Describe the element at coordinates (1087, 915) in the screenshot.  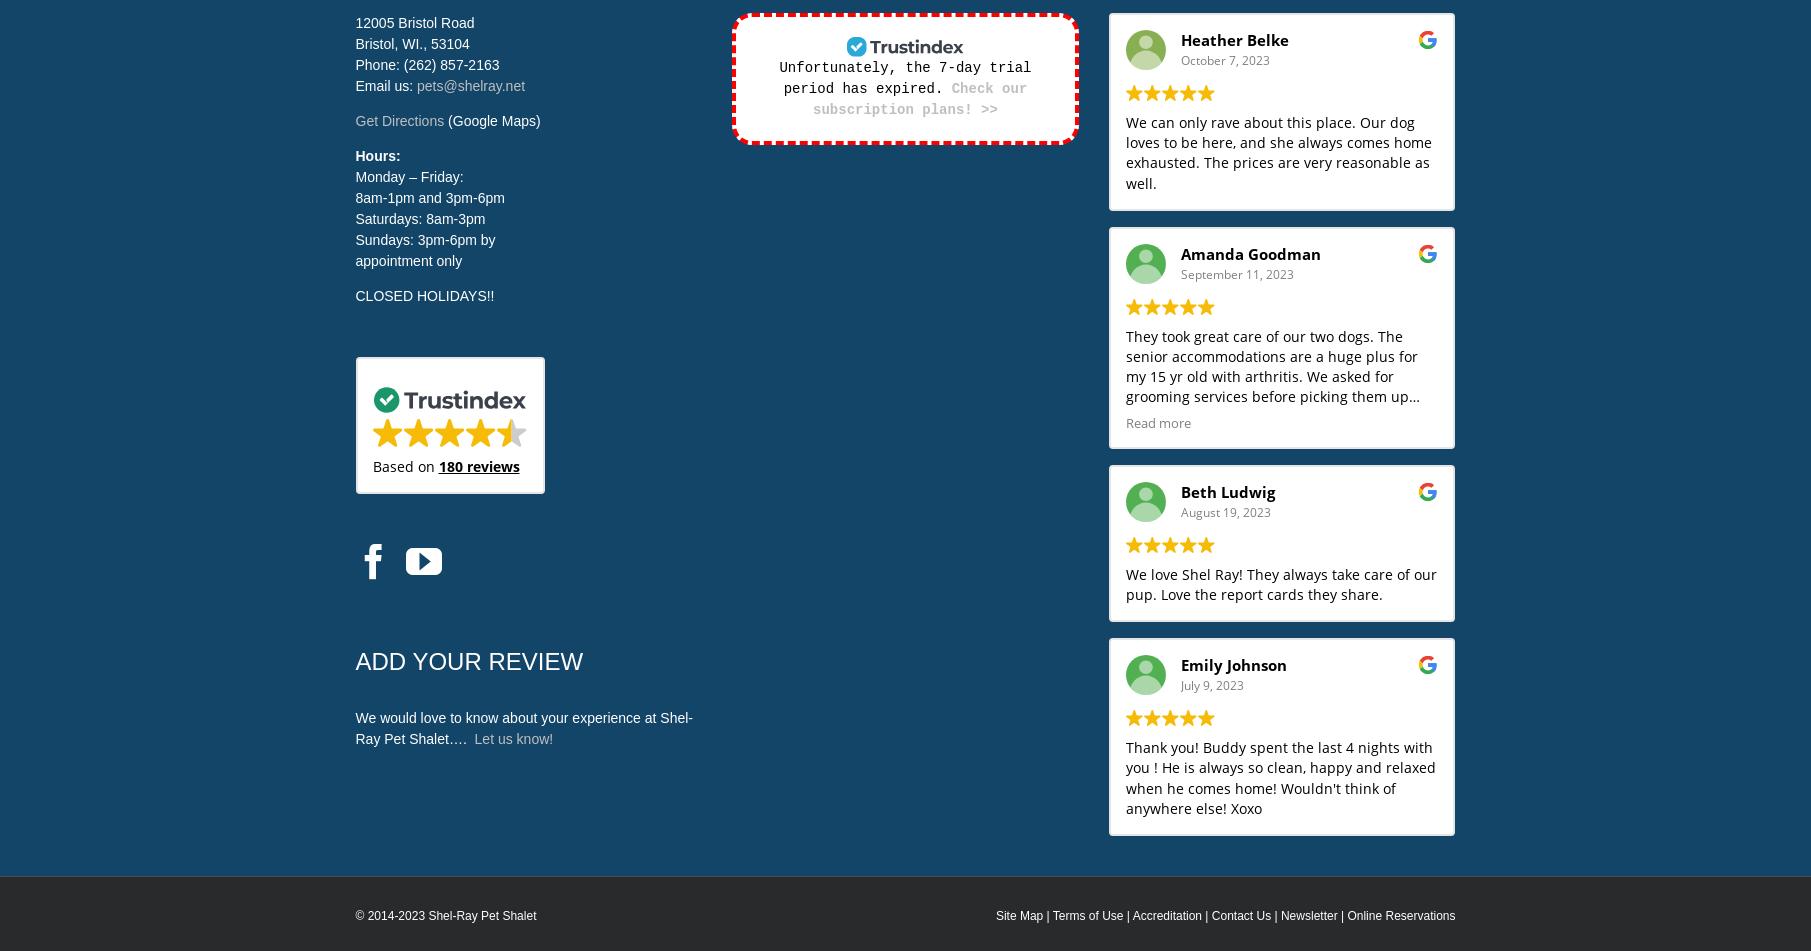
I see `'Terms of Use'` at that location.